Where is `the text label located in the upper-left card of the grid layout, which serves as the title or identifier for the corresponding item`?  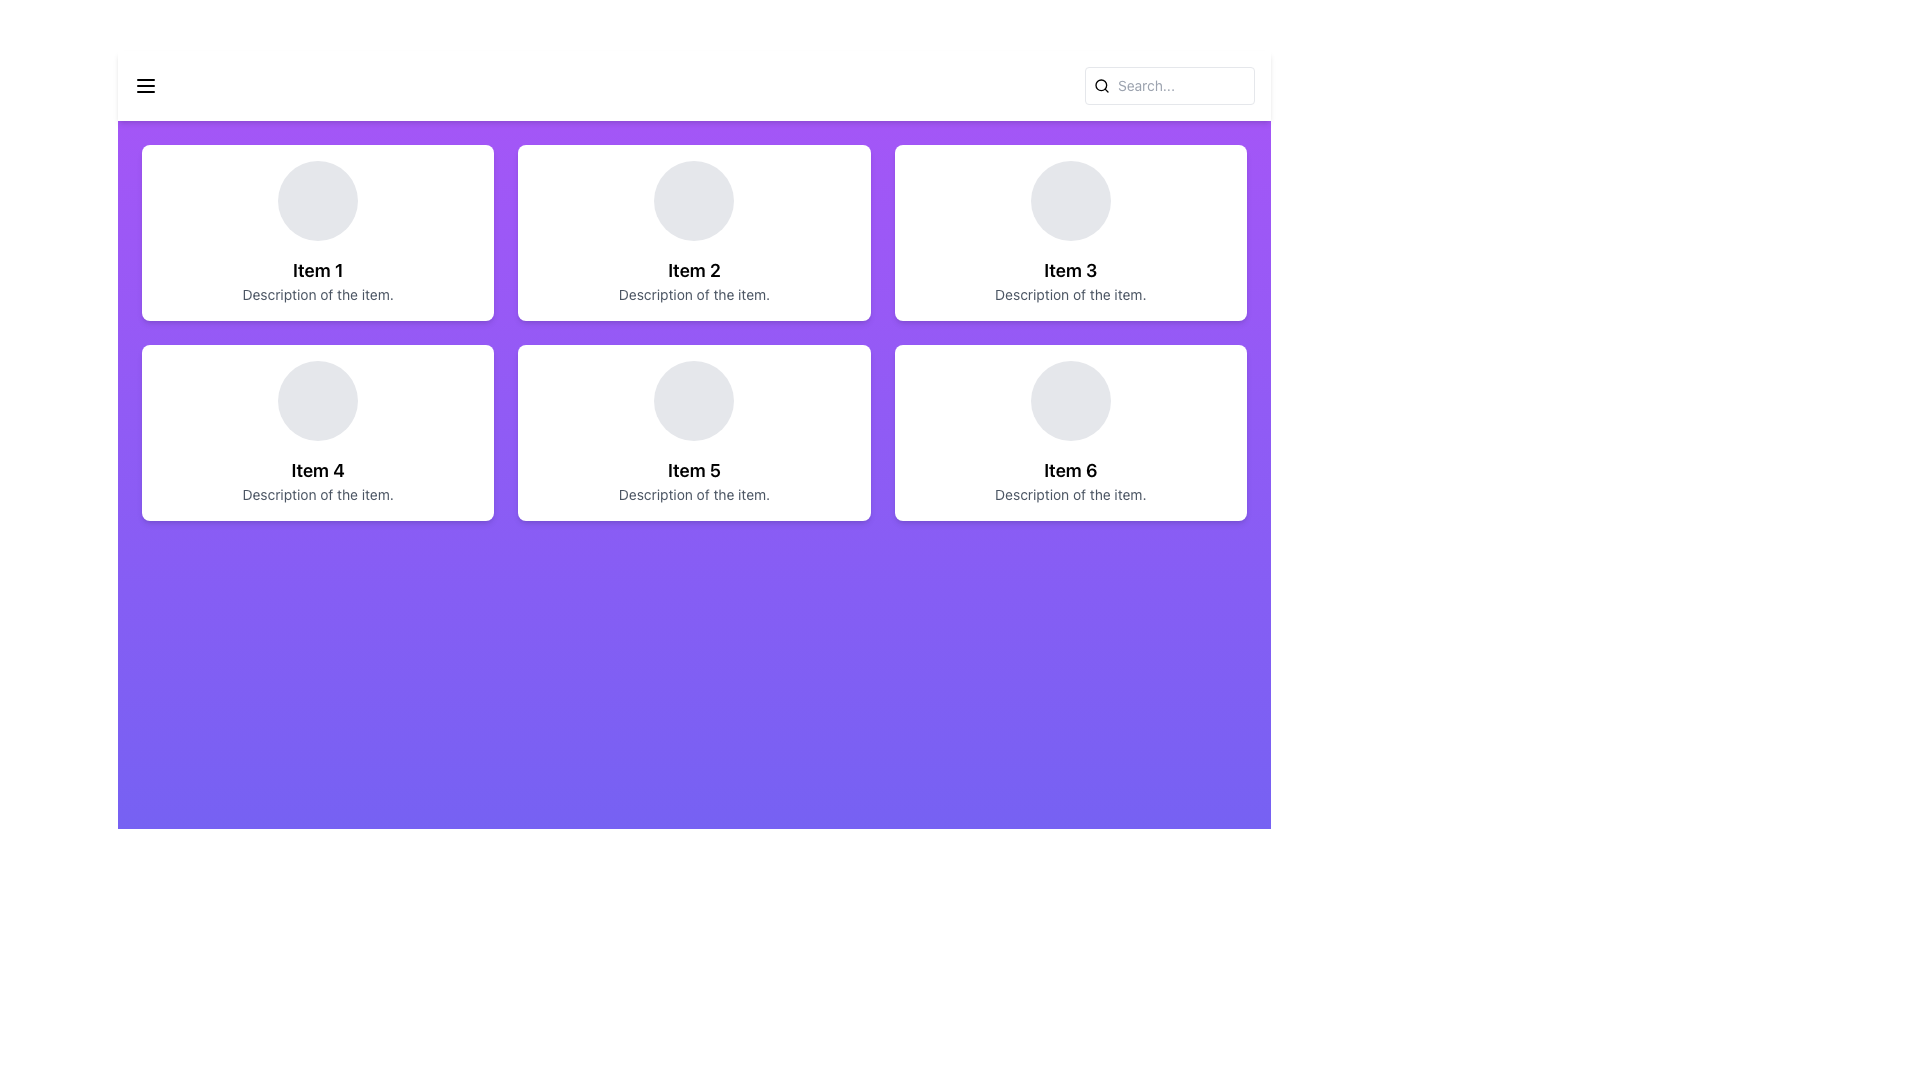 the text label located in the upper-left card of the grid layout, which serves as the title or identifier for the corresponding item is located at coordinates (317, 270).